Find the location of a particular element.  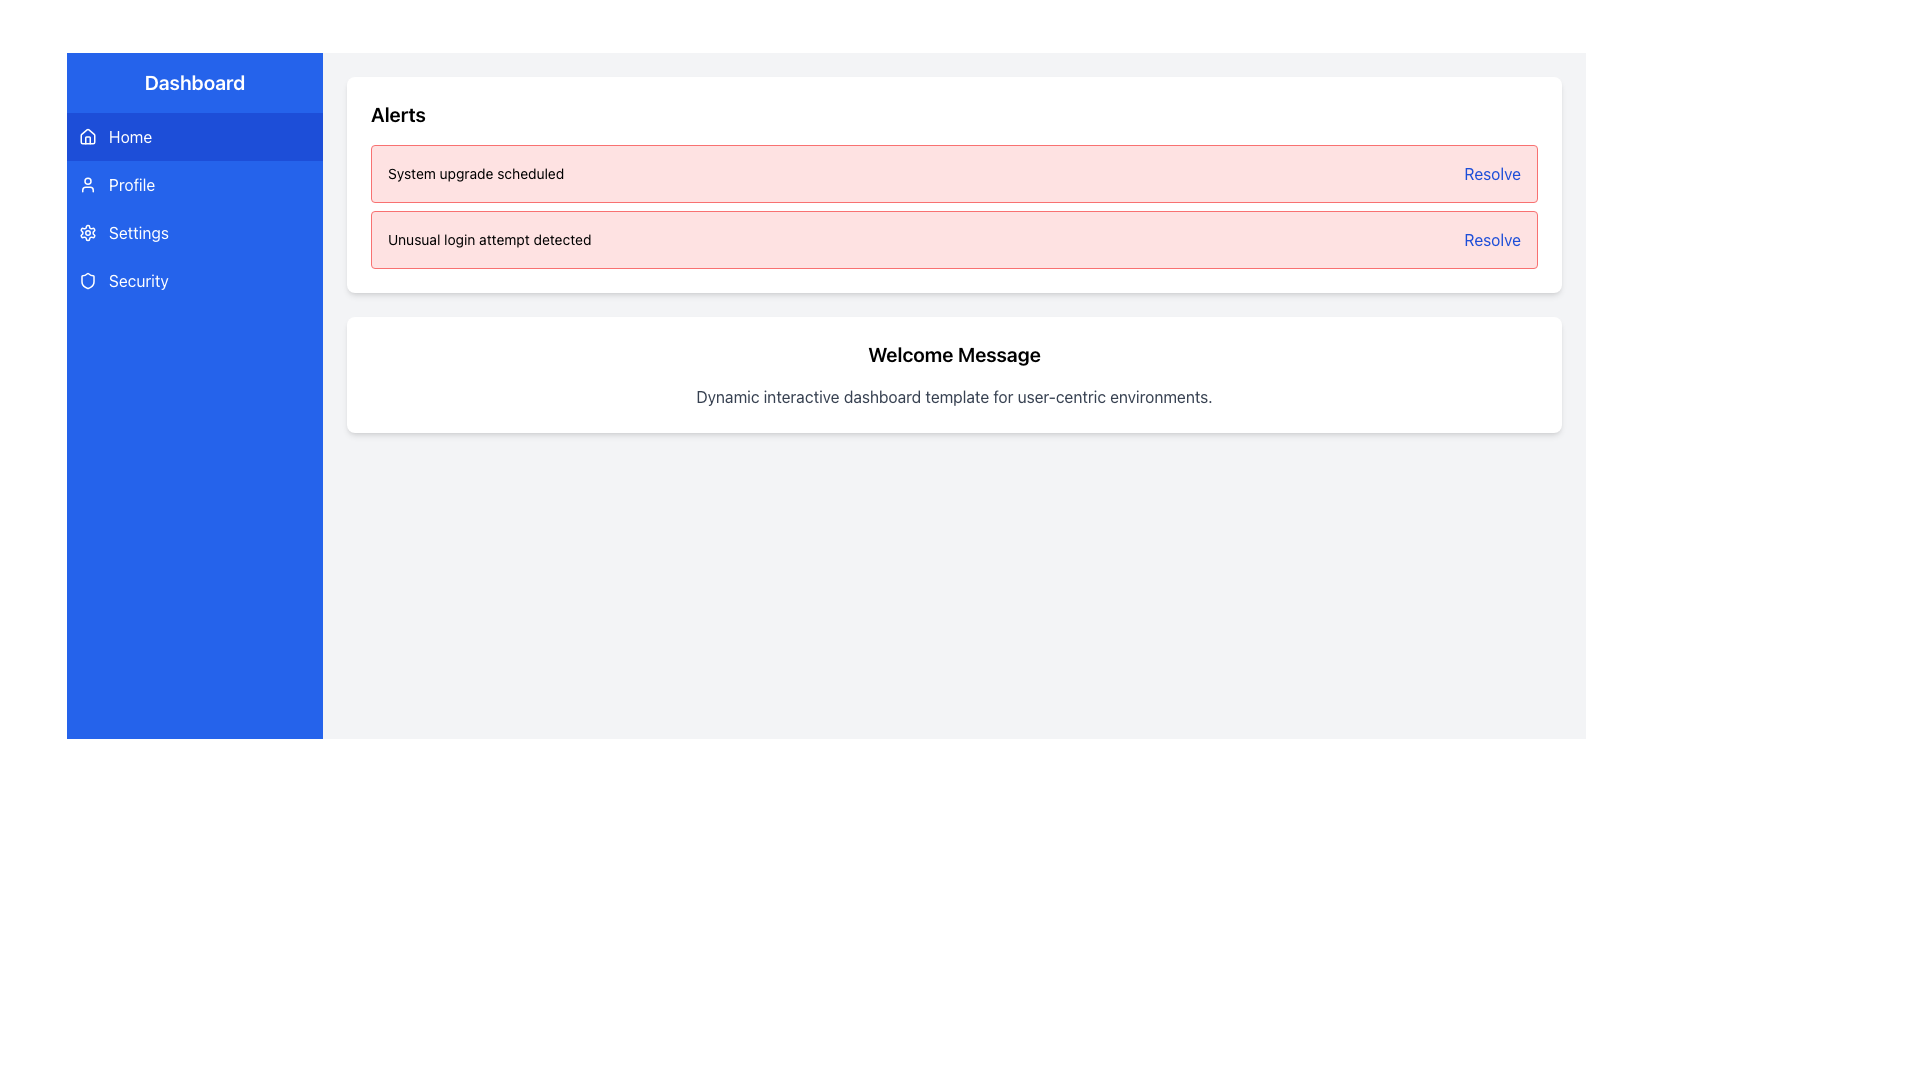

the user profile icon located in the second item of the vertical navigation sidebar is located at coordinates (86, 185).